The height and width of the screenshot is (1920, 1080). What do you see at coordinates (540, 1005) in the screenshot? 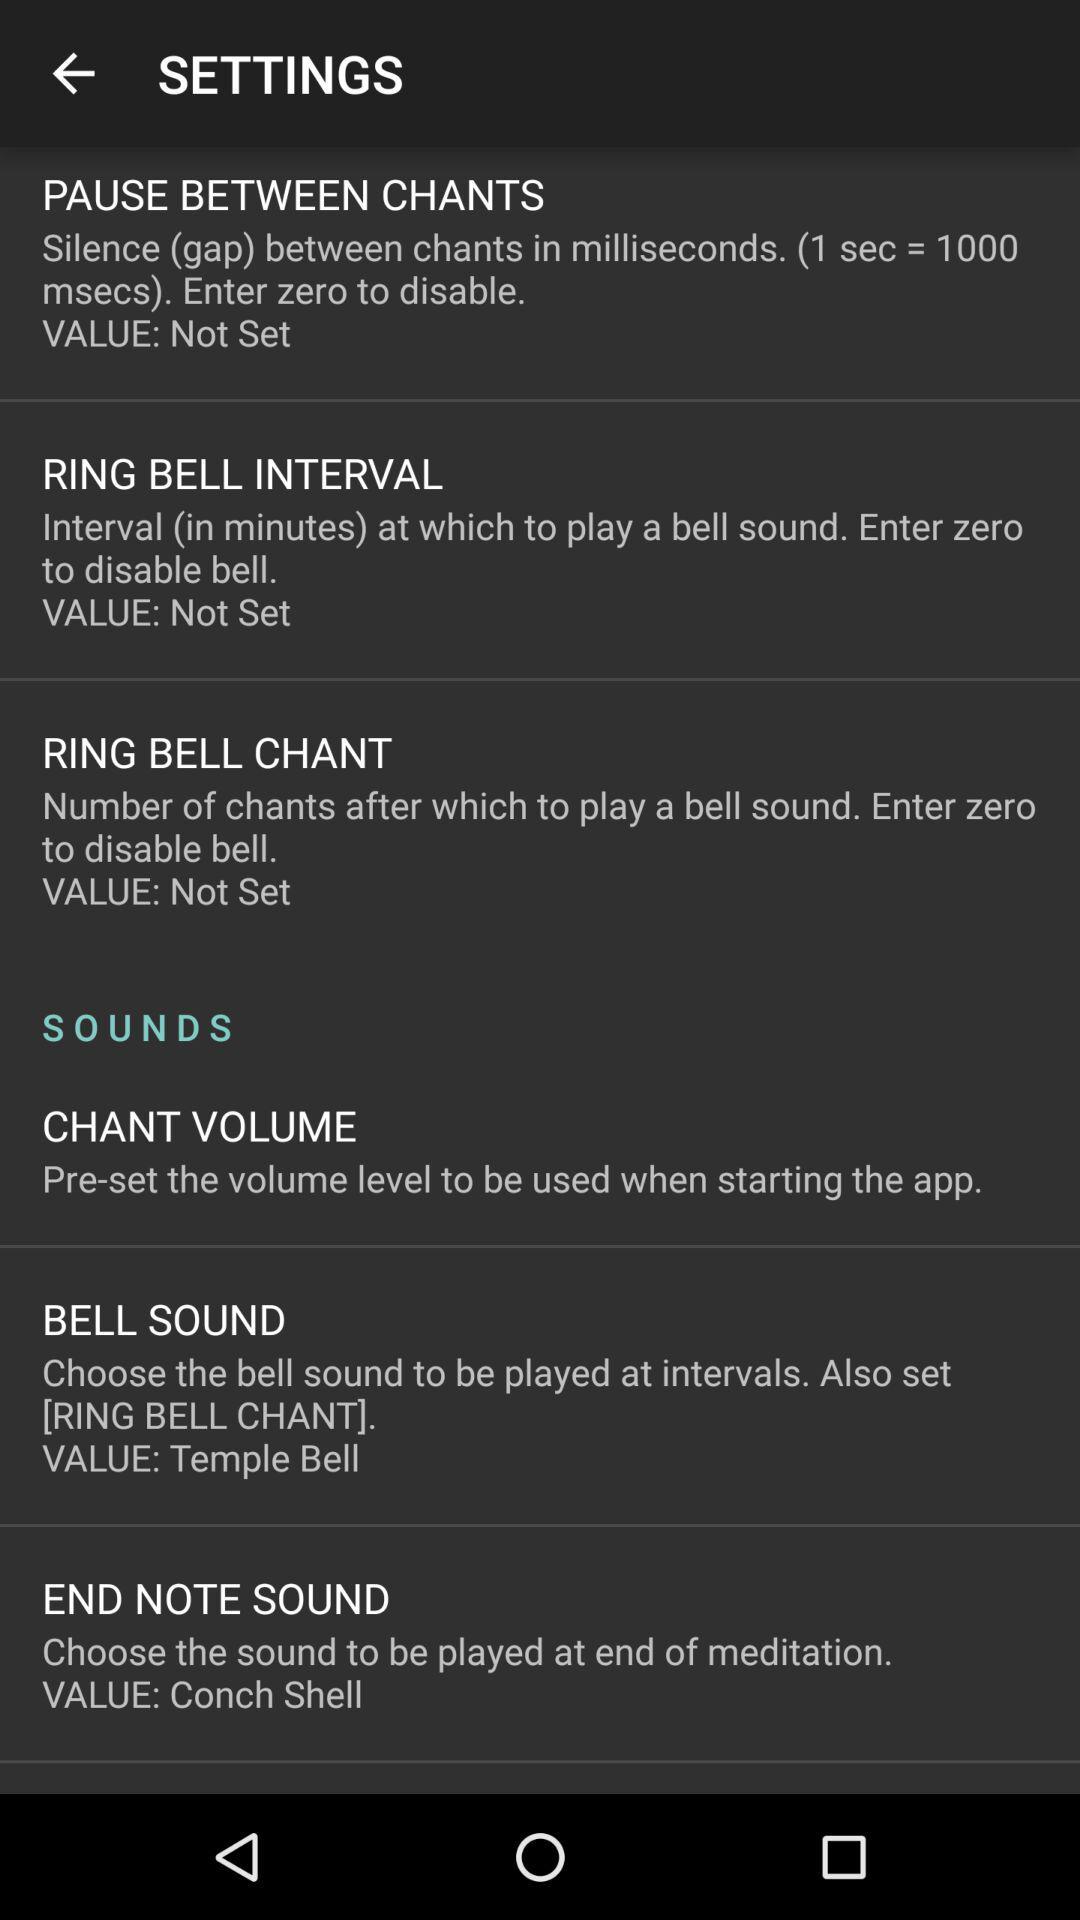
I see `icon above the chant volume item` at bounding box center [540, 1005].